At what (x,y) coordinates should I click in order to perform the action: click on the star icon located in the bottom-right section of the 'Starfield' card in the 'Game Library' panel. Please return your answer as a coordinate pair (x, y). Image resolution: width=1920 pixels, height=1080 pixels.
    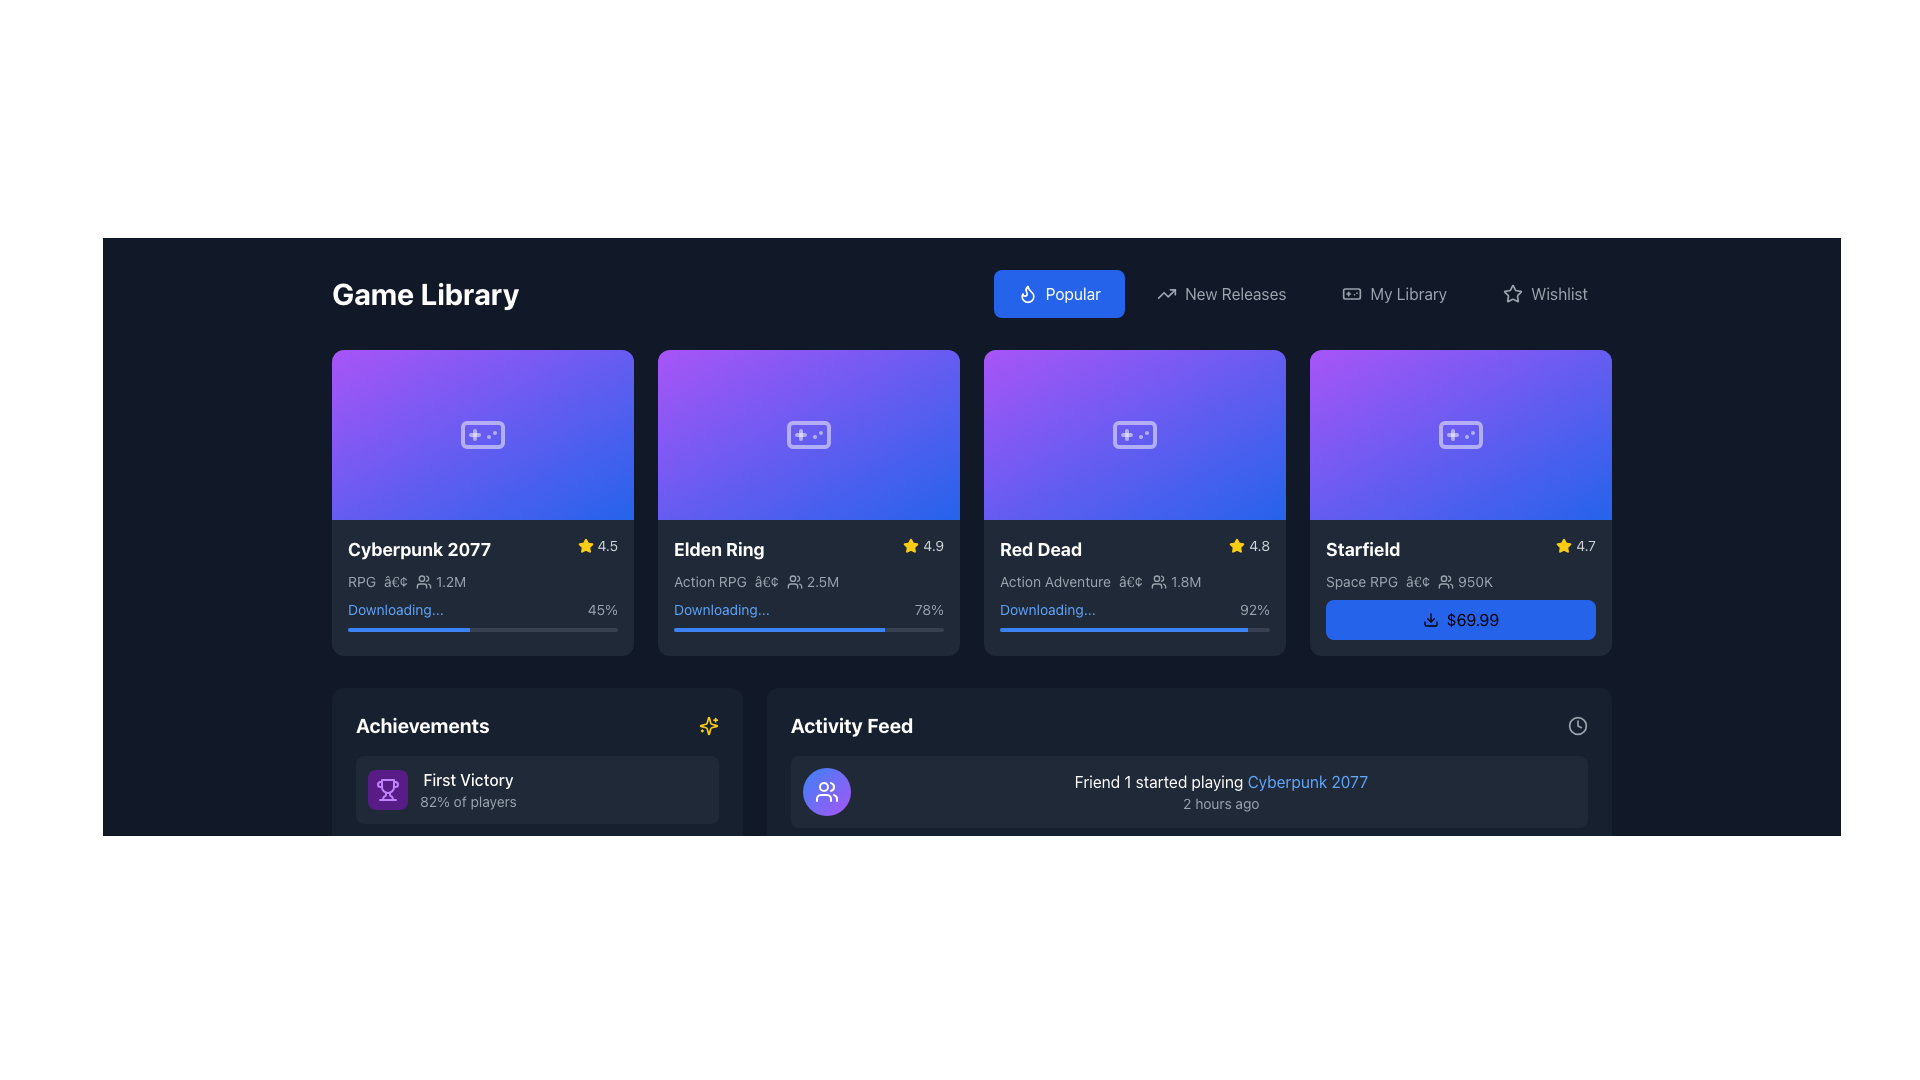
    Looking at the image, I should click on (1563, 545).